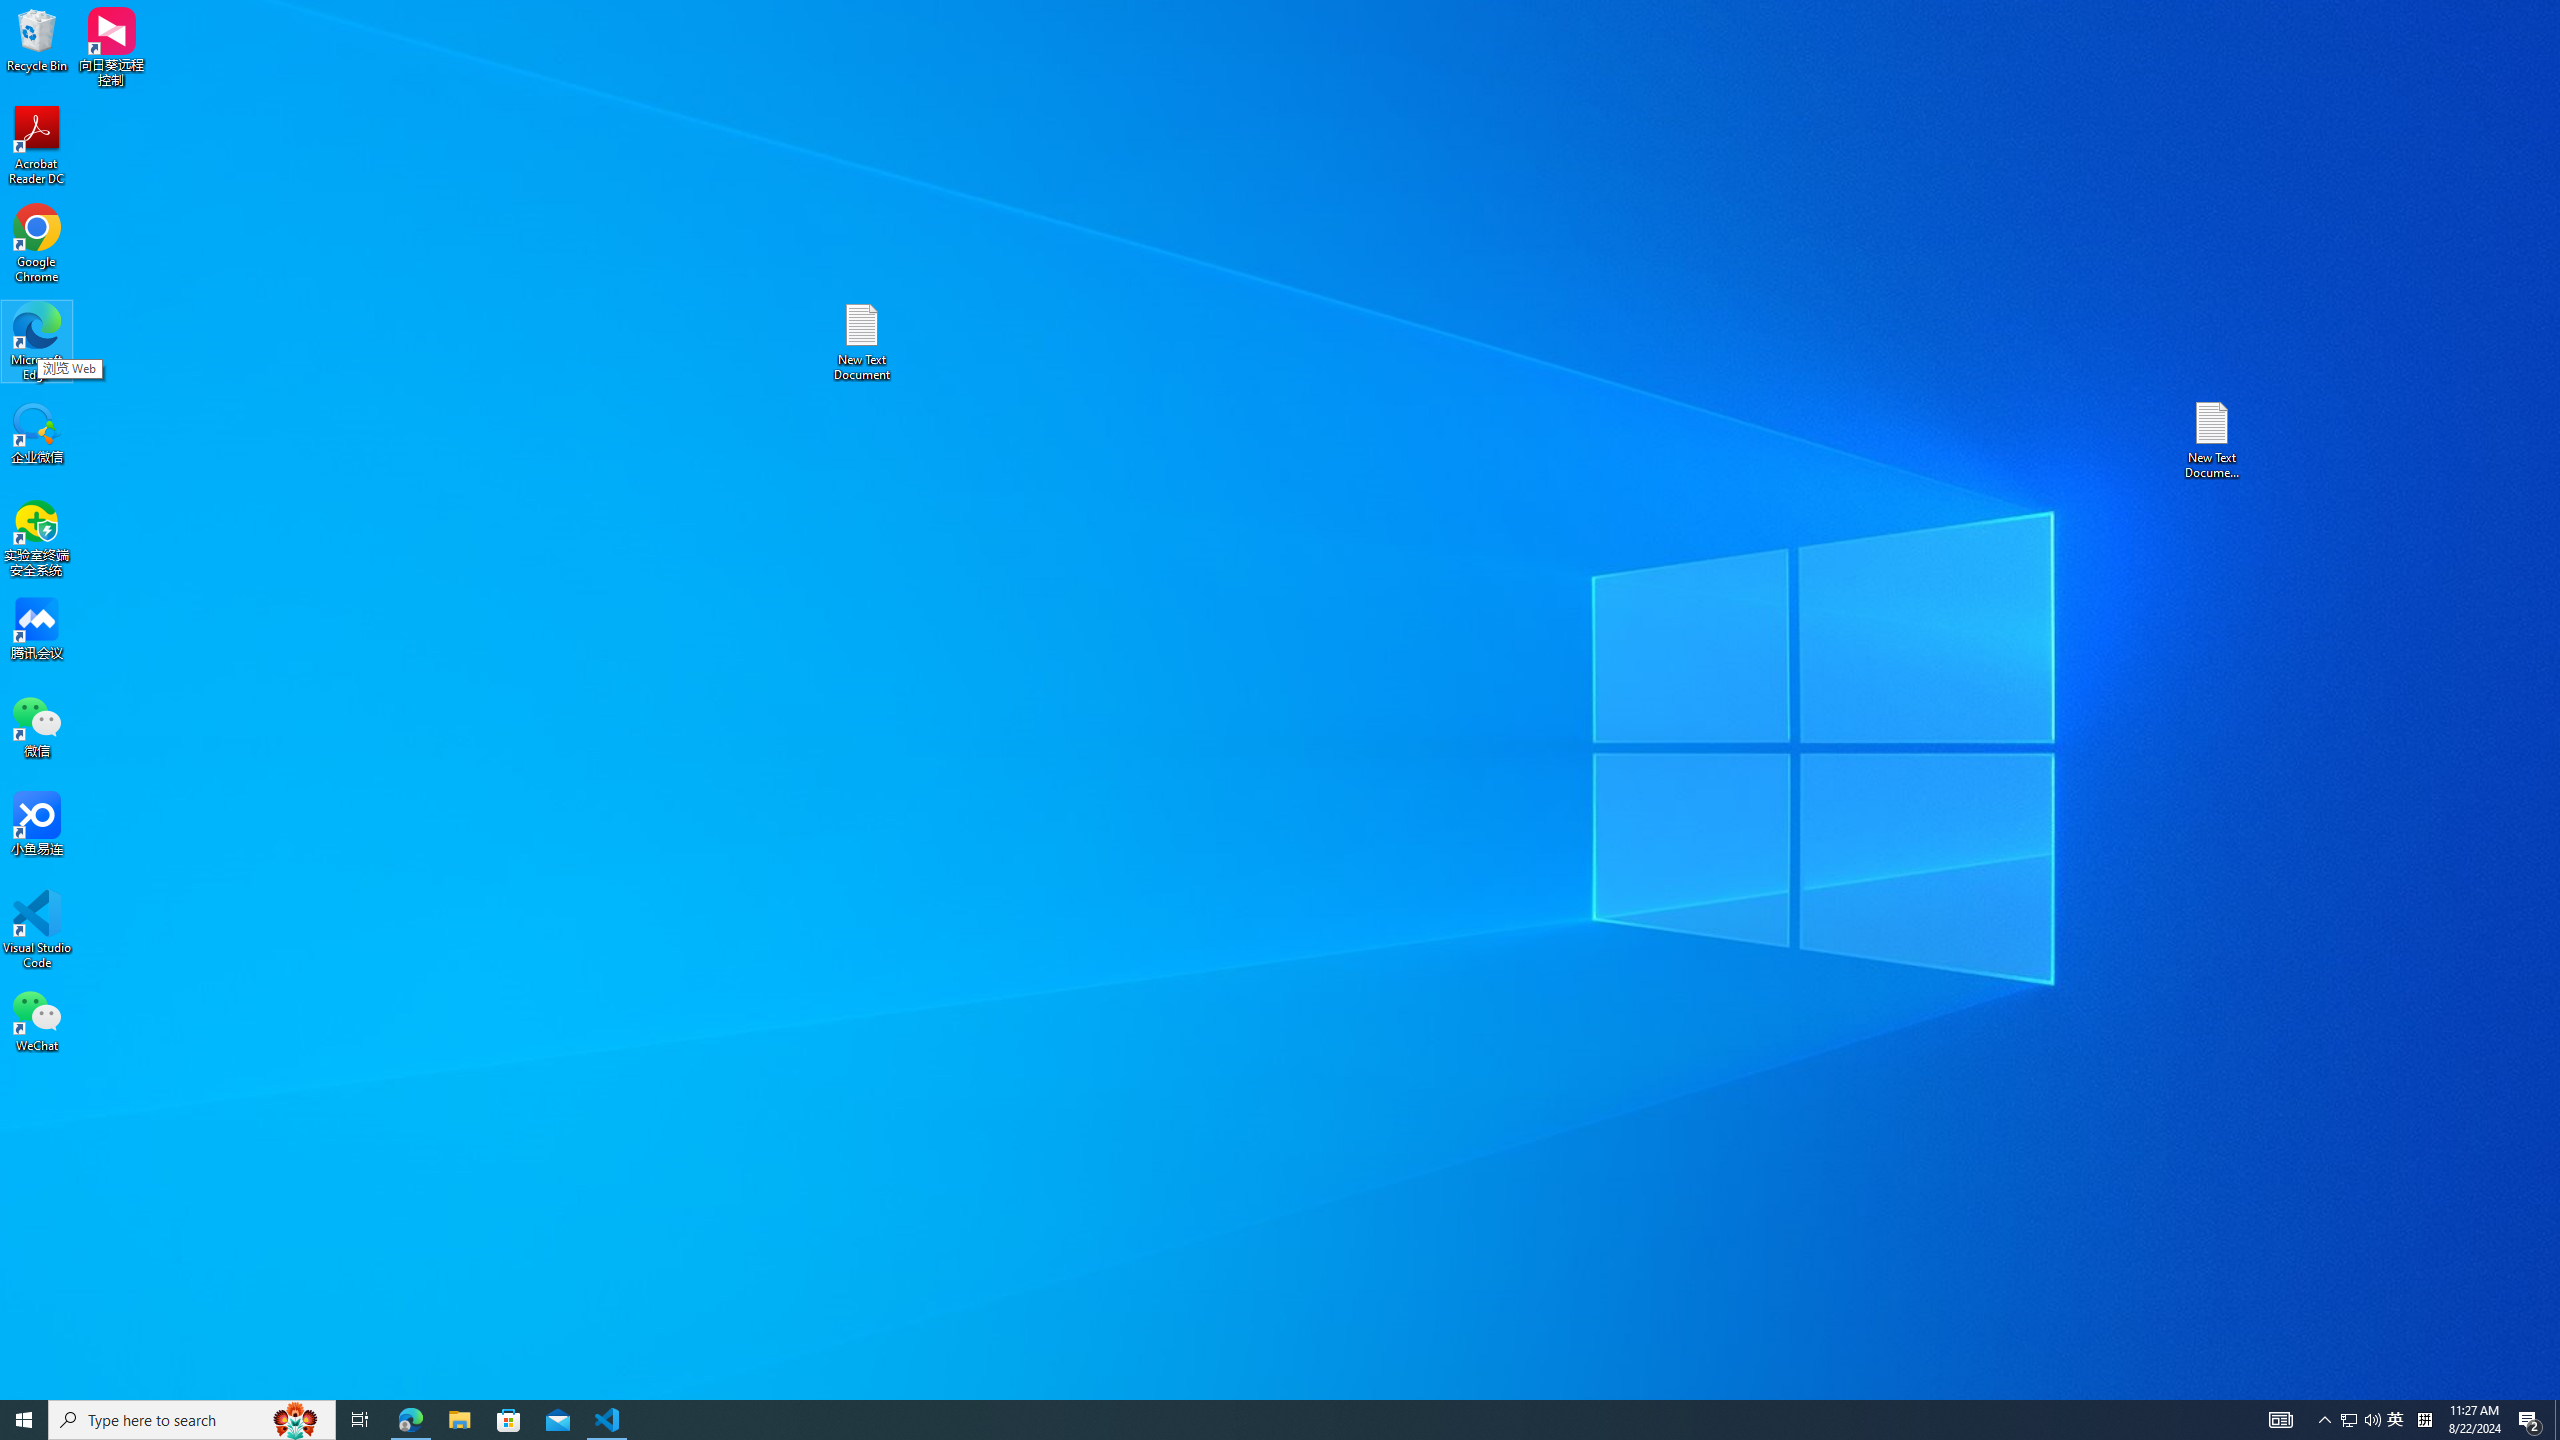 The image size is (2560, 1440). What do you see at coordinates (509, 1418) in the screenshot?
I see `'Microsoft Store'` at bounding box center [509, 1418].